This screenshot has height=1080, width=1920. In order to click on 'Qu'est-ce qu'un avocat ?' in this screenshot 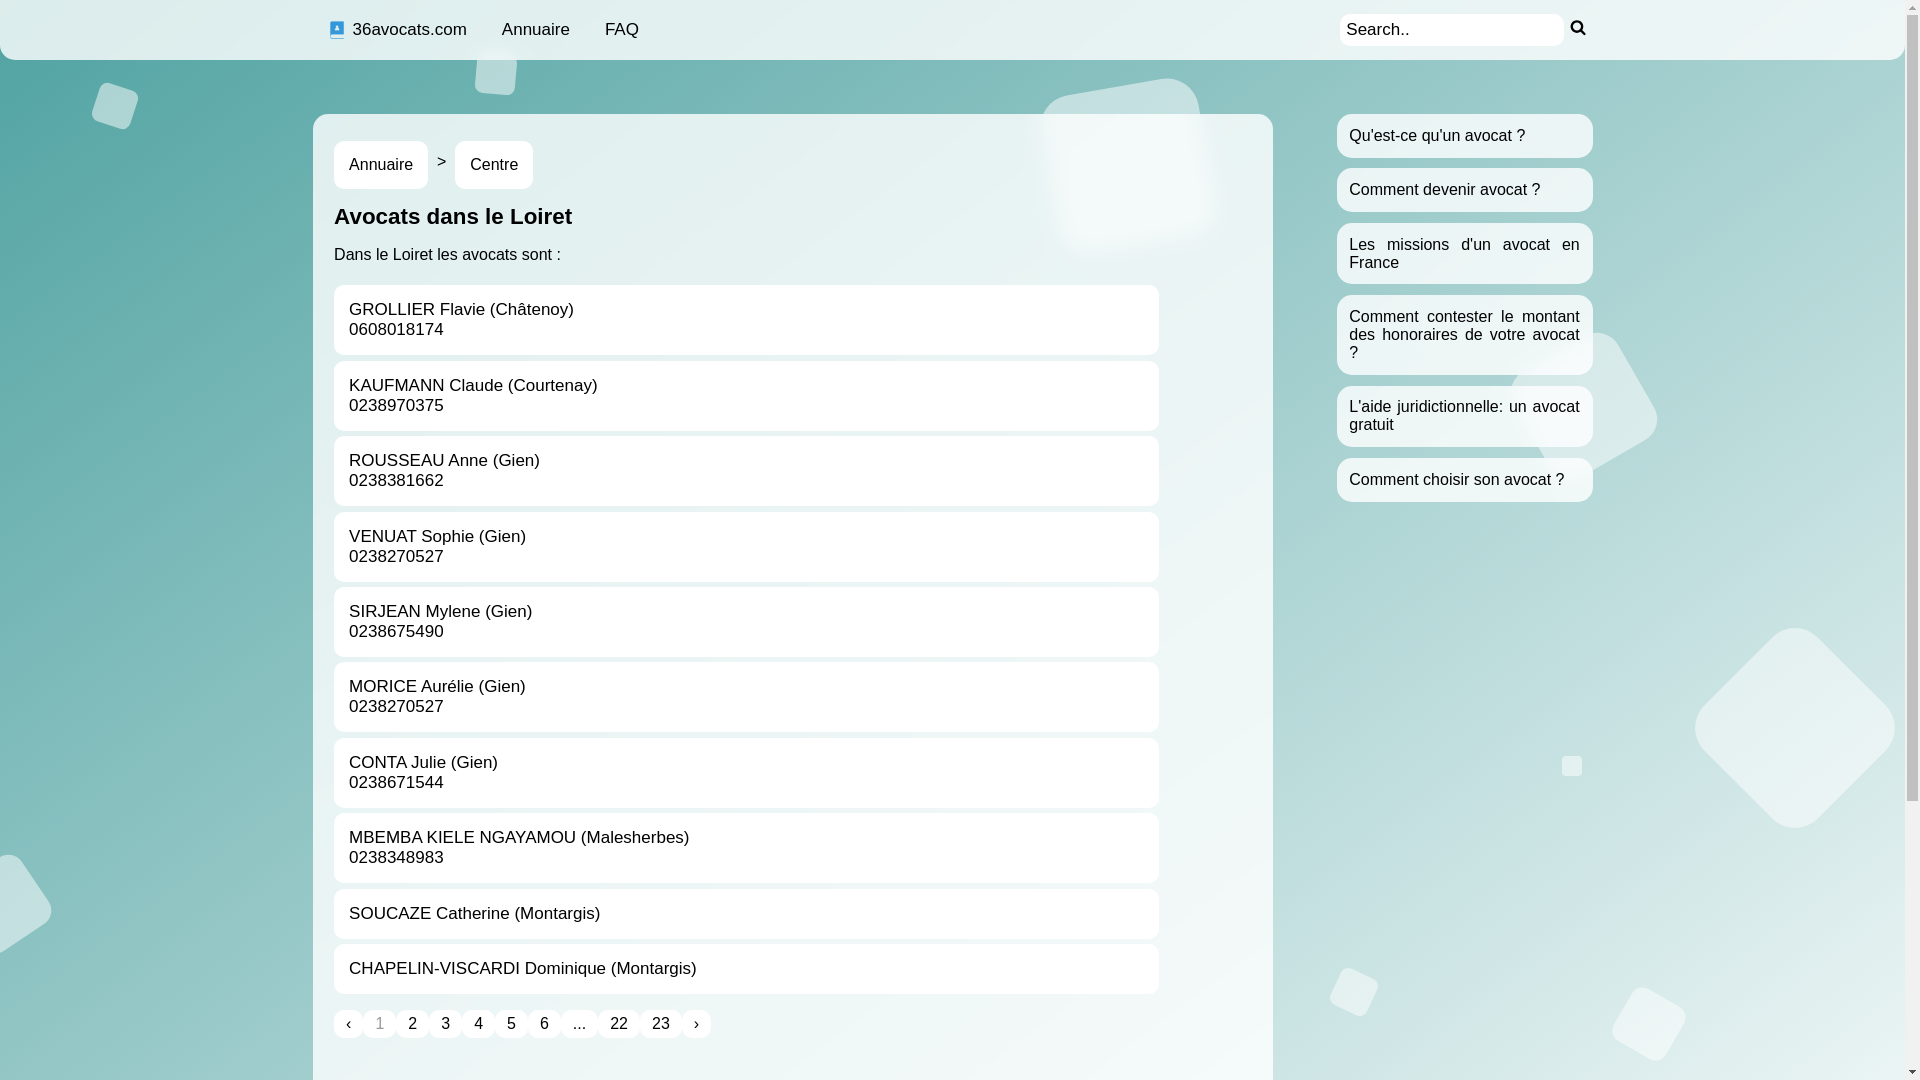, I will do `click(1435, 135)`.